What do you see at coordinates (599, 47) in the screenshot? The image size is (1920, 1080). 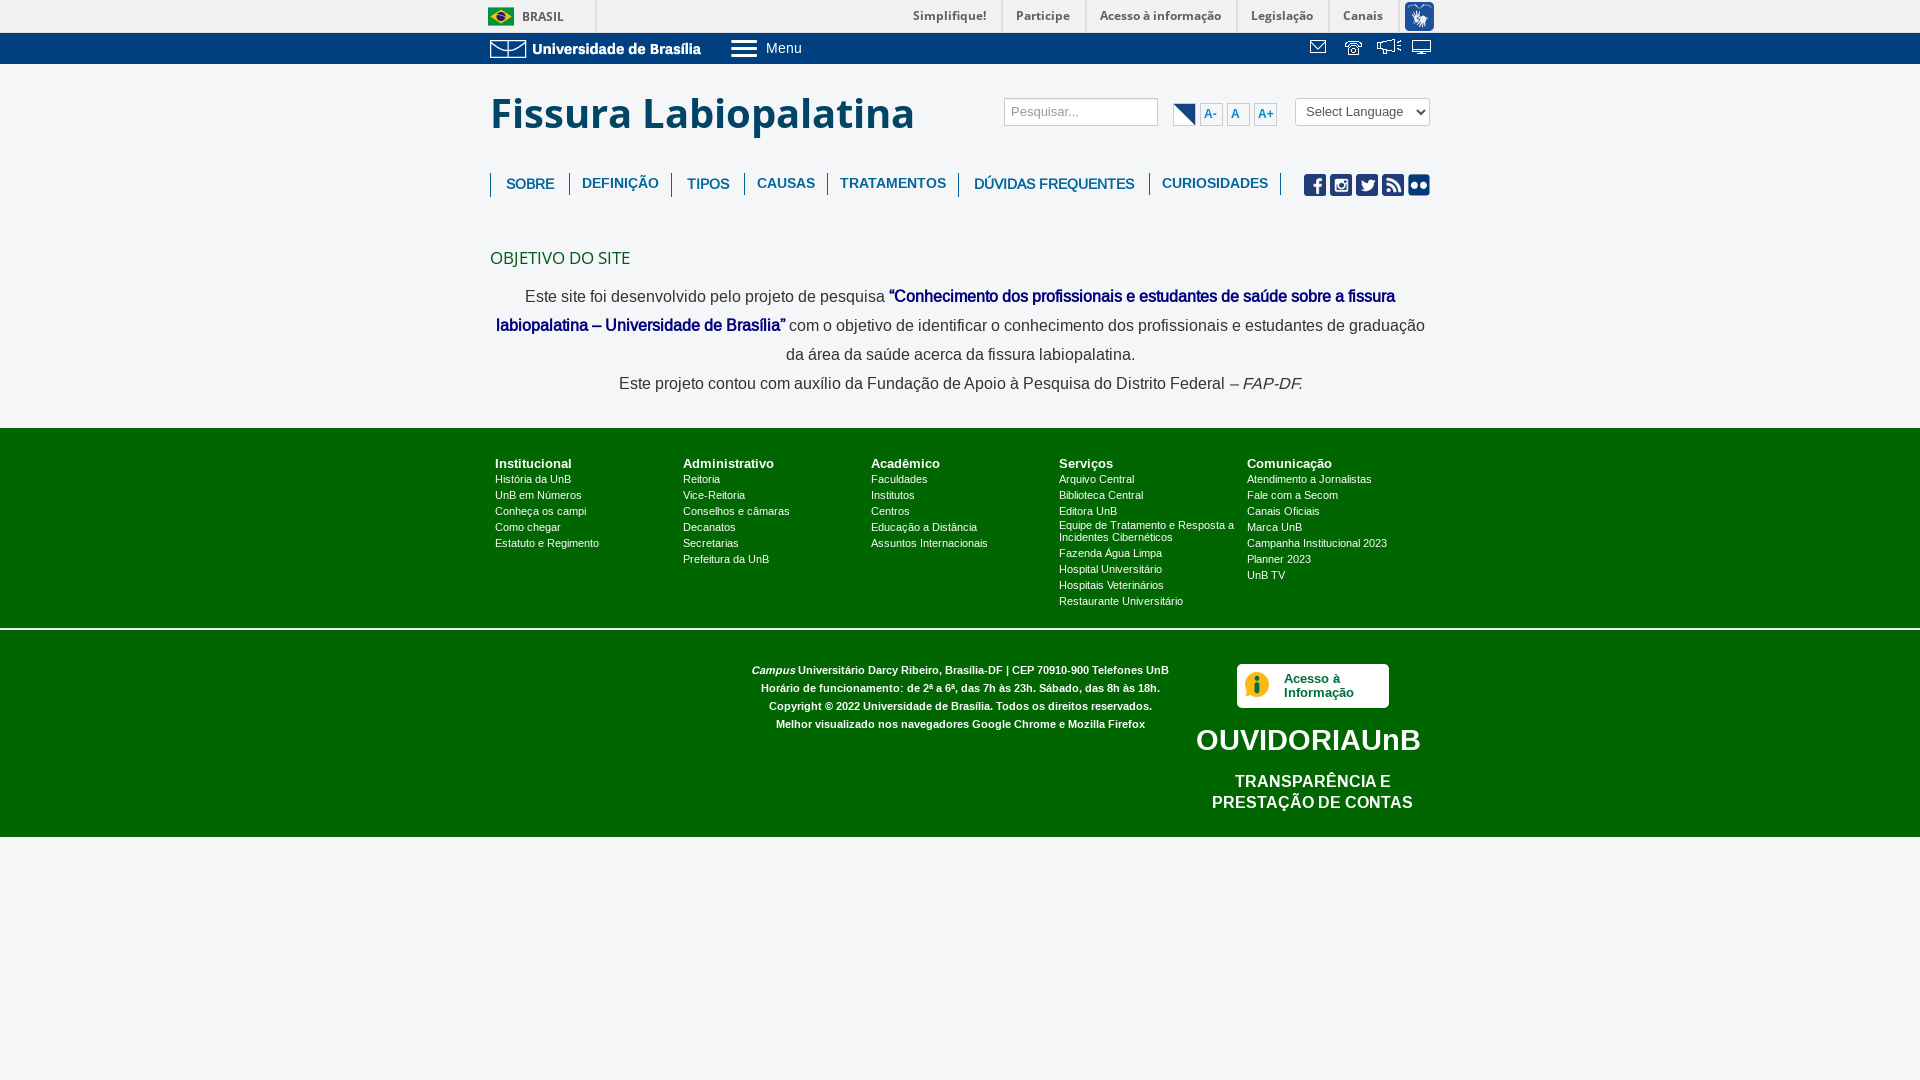 I see `'Ir para o Portal da UnB'` at bounding box center [599, 47].